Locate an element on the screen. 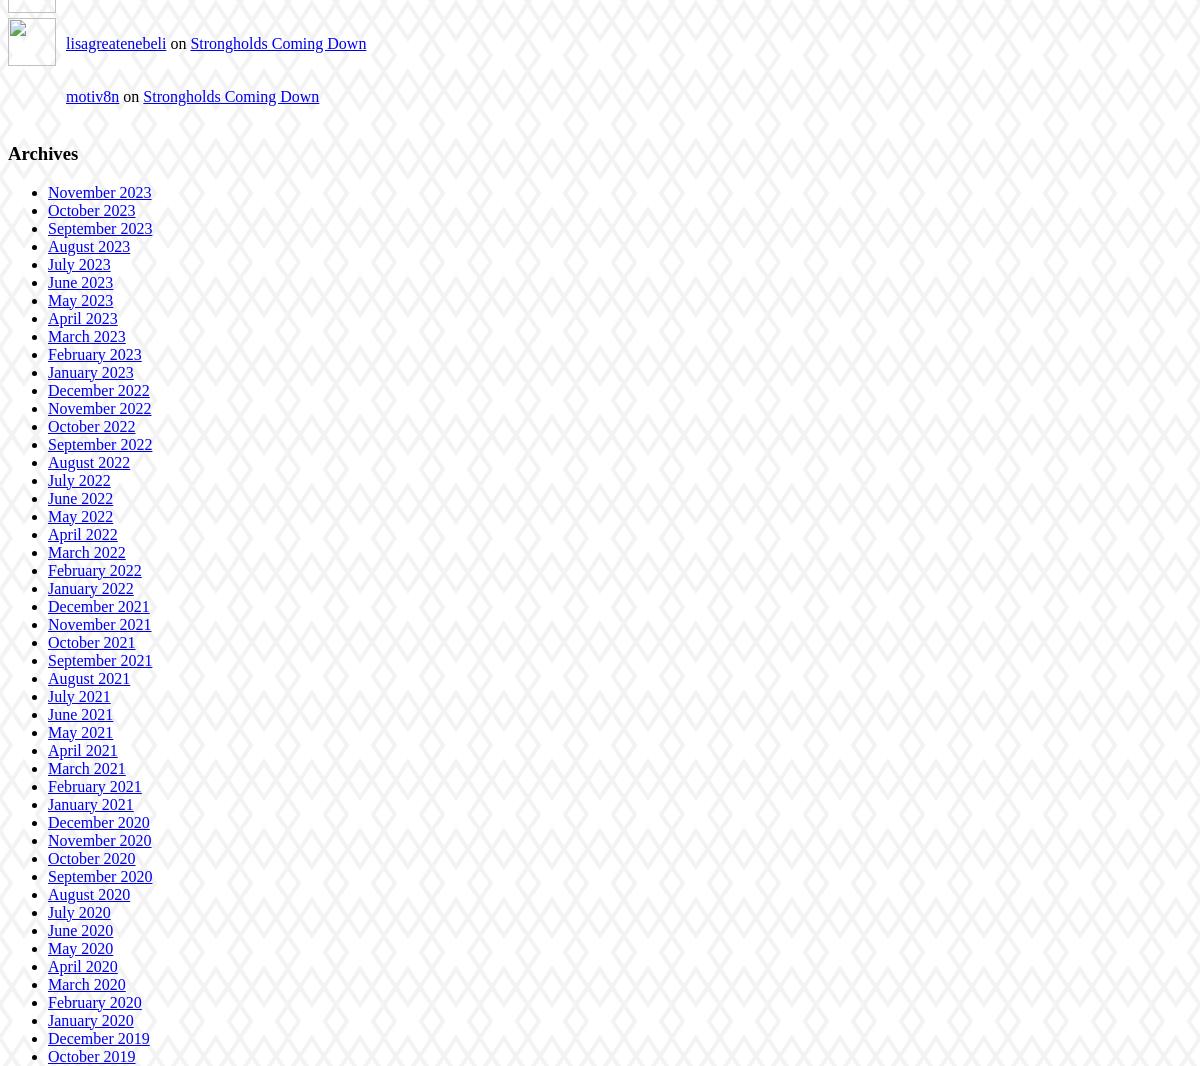 This screenshot has width=1200, height=1066. 'April 2023' is located at coordinates (48, 317).